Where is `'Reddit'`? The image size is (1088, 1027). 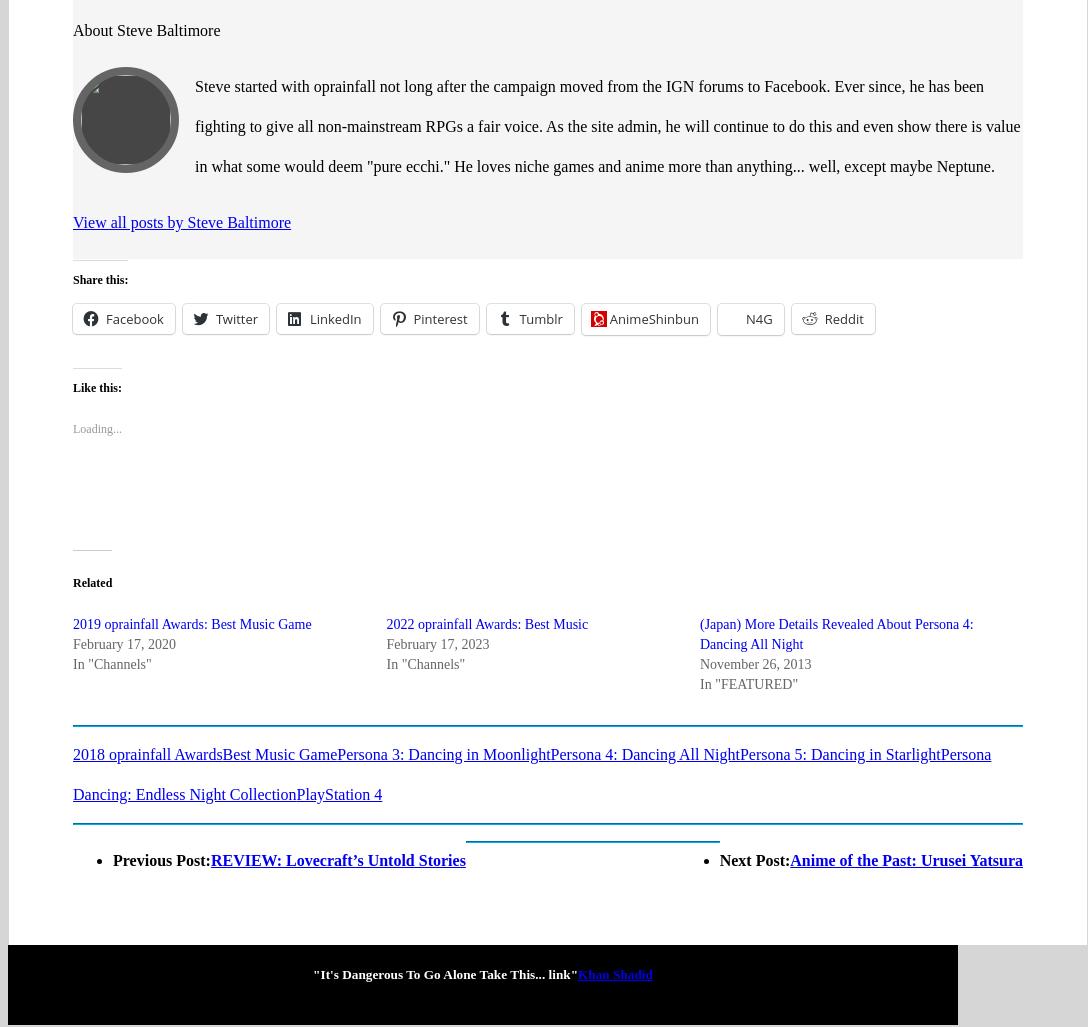 'Reddit' is located at coordinates (843, 241).